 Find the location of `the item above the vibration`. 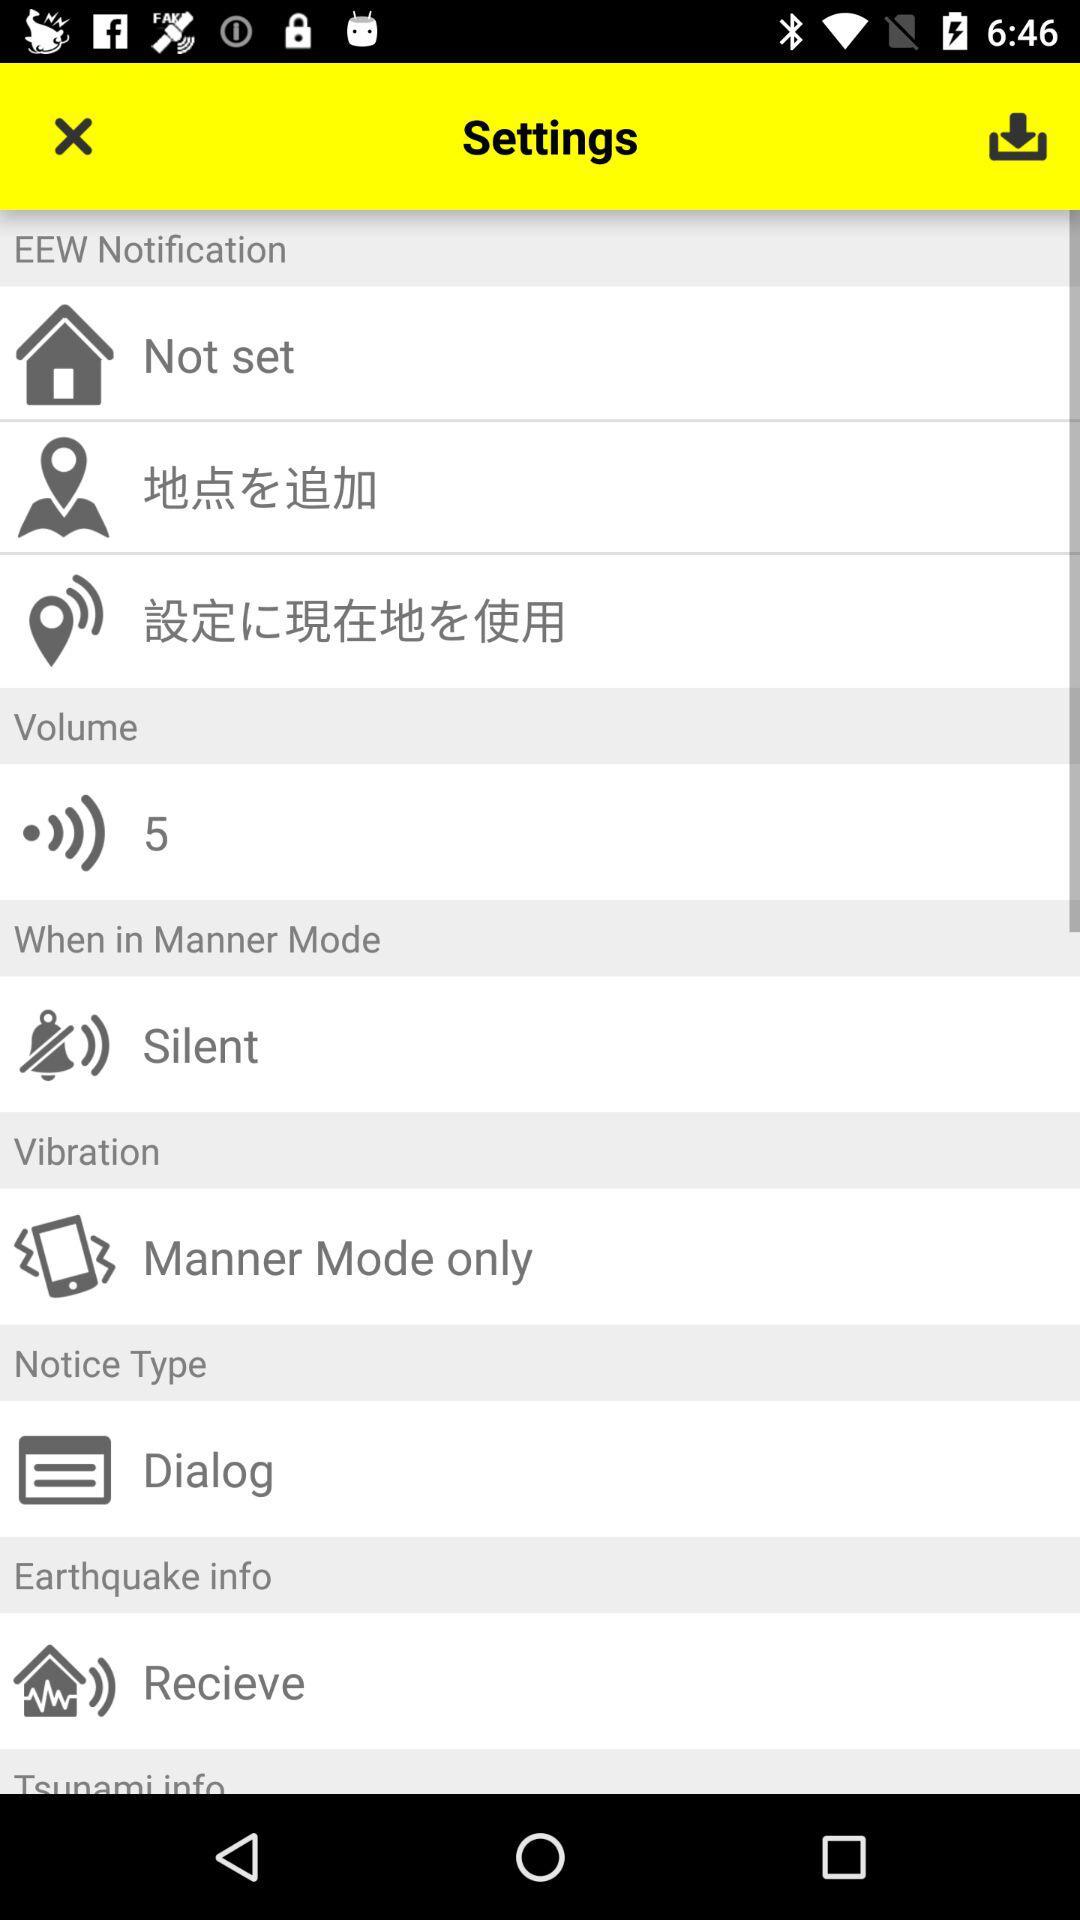

the item above the vibration is located at coordinates (603, 1043).